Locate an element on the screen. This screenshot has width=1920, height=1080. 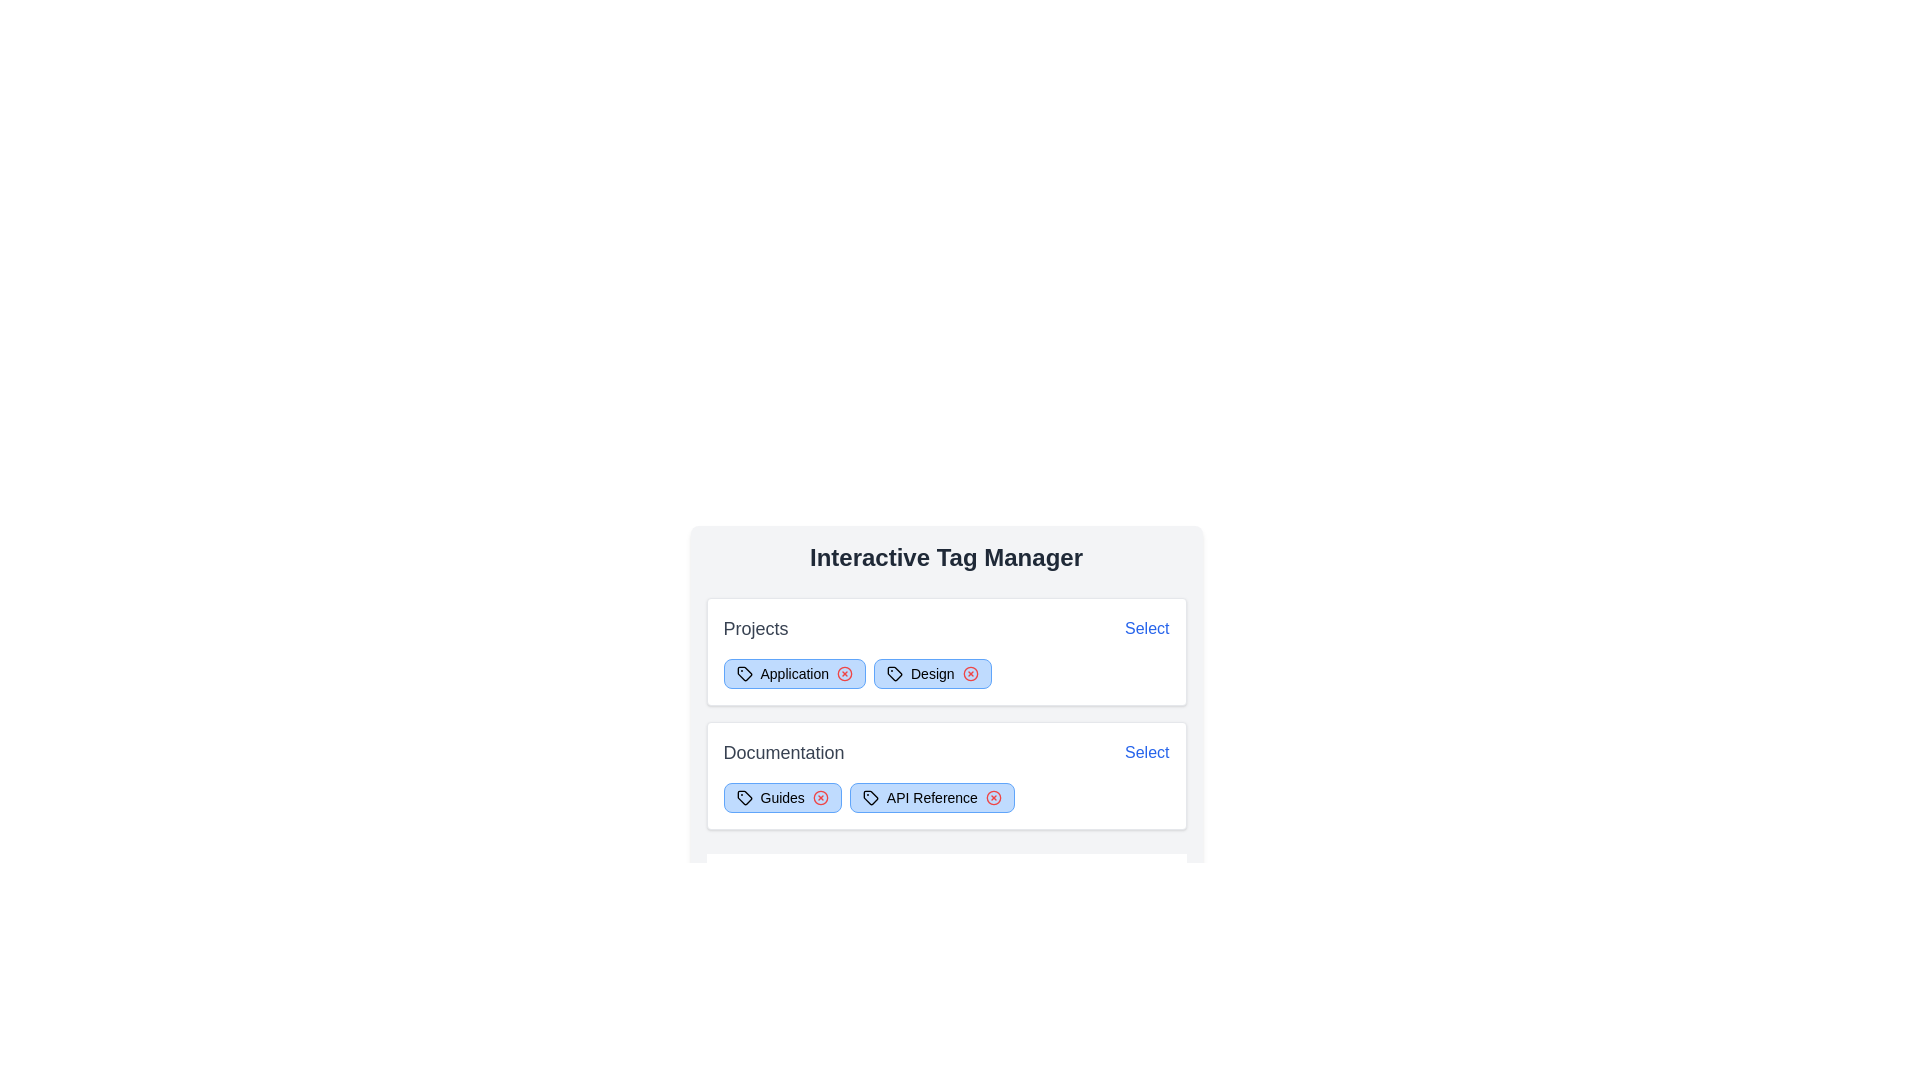
the SVG Icon that visually identifies the tag labeled 'Guides' located in the 'Documentation' section, positioned to the left of the associated text is located at coordinates (743, 797).